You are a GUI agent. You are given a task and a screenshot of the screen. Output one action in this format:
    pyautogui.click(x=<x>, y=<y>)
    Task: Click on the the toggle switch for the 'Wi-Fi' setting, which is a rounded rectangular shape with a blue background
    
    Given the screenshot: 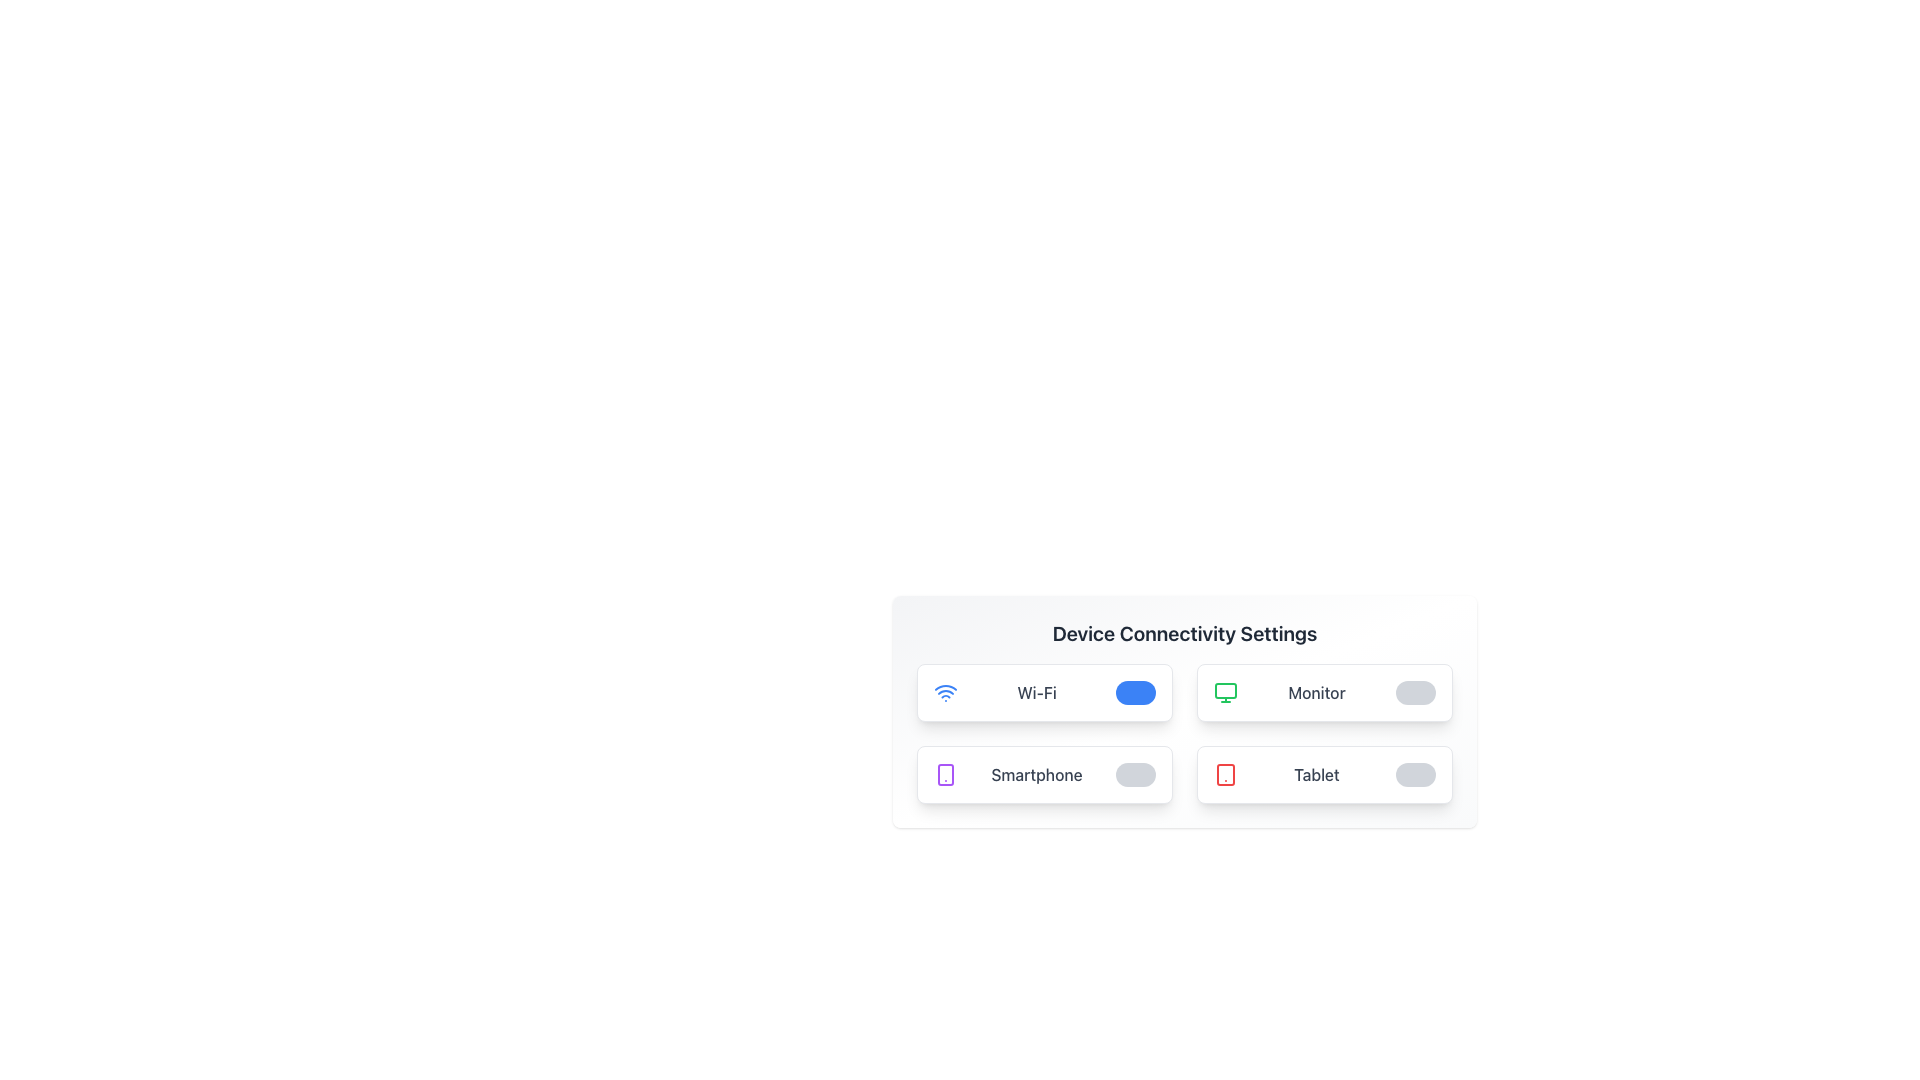 What is the action you would take?
    pyautogui.click(x=1136, y=692)
    